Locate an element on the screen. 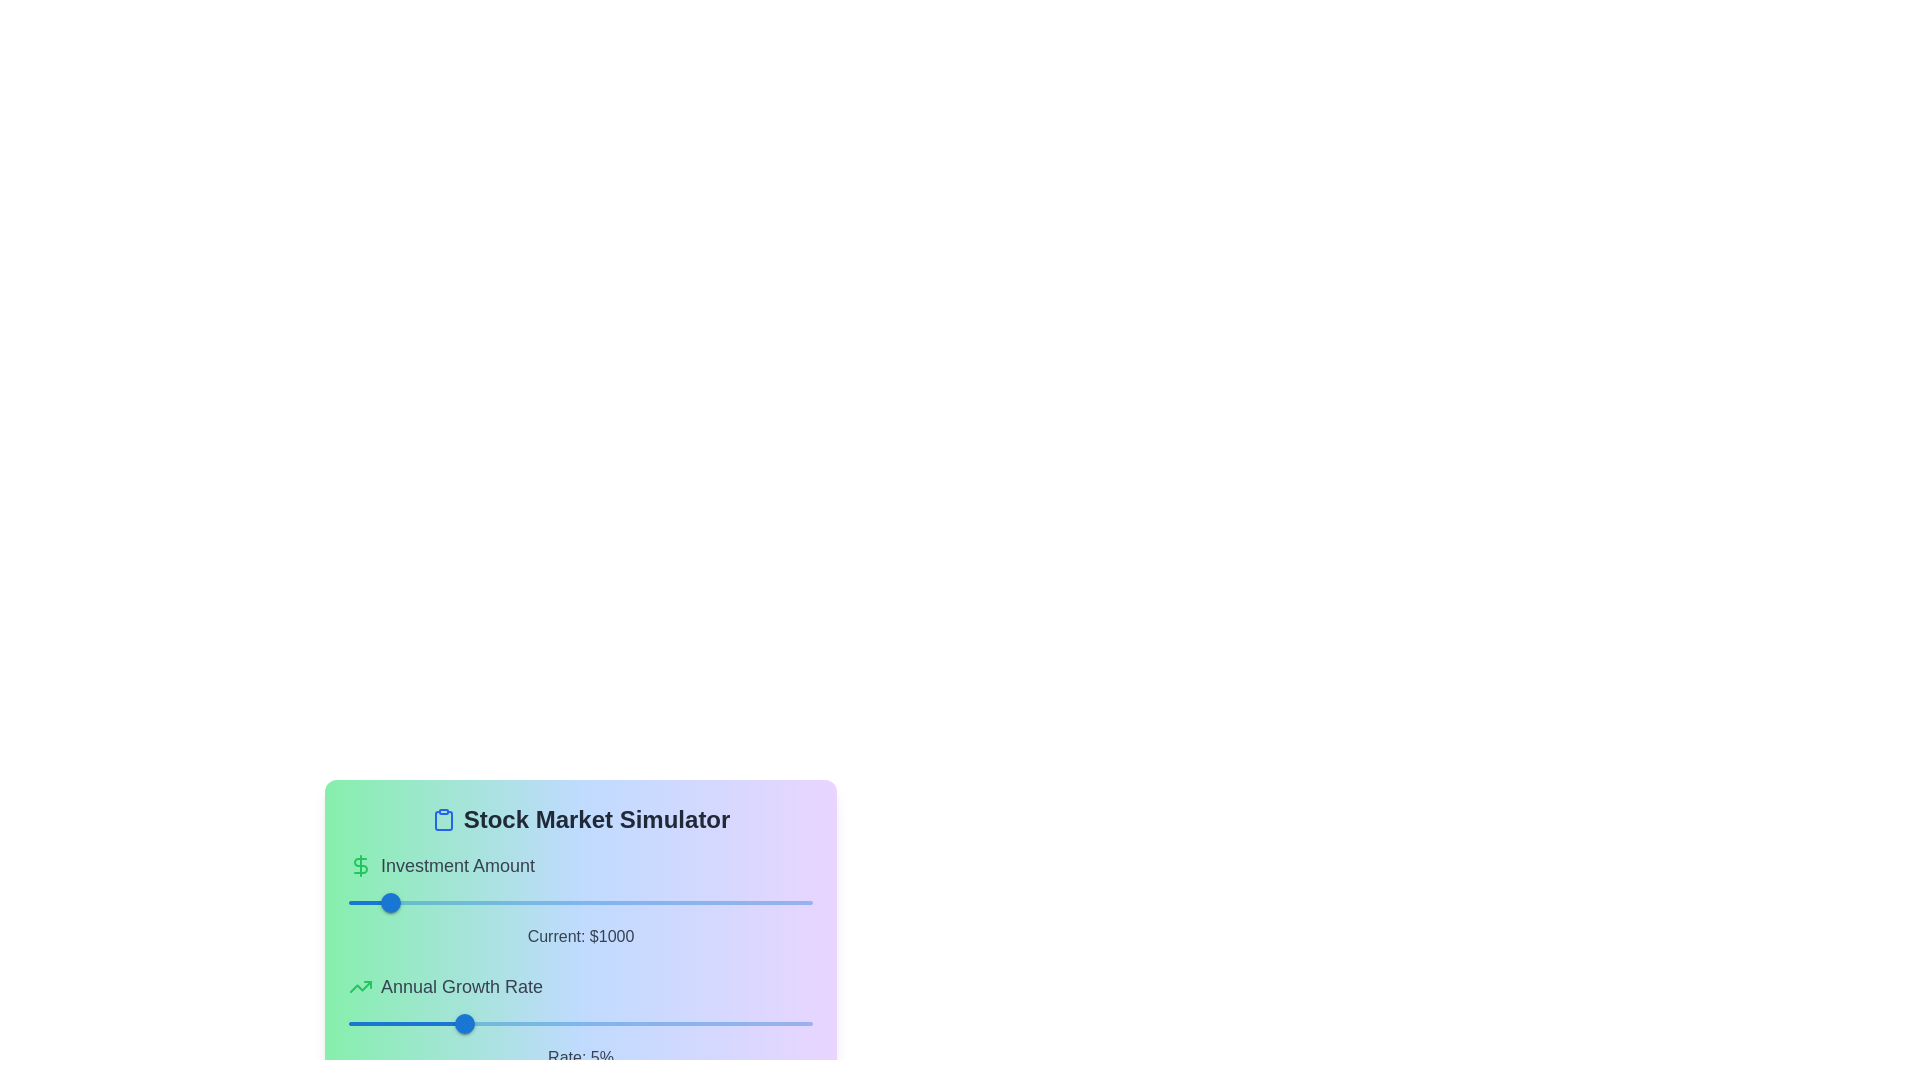  the decorative clipboard icon located to the immediate left of the text 'Stock Market Simulator' in the heading section at the bottom-center of the layout is located at coordinates (442, 820).